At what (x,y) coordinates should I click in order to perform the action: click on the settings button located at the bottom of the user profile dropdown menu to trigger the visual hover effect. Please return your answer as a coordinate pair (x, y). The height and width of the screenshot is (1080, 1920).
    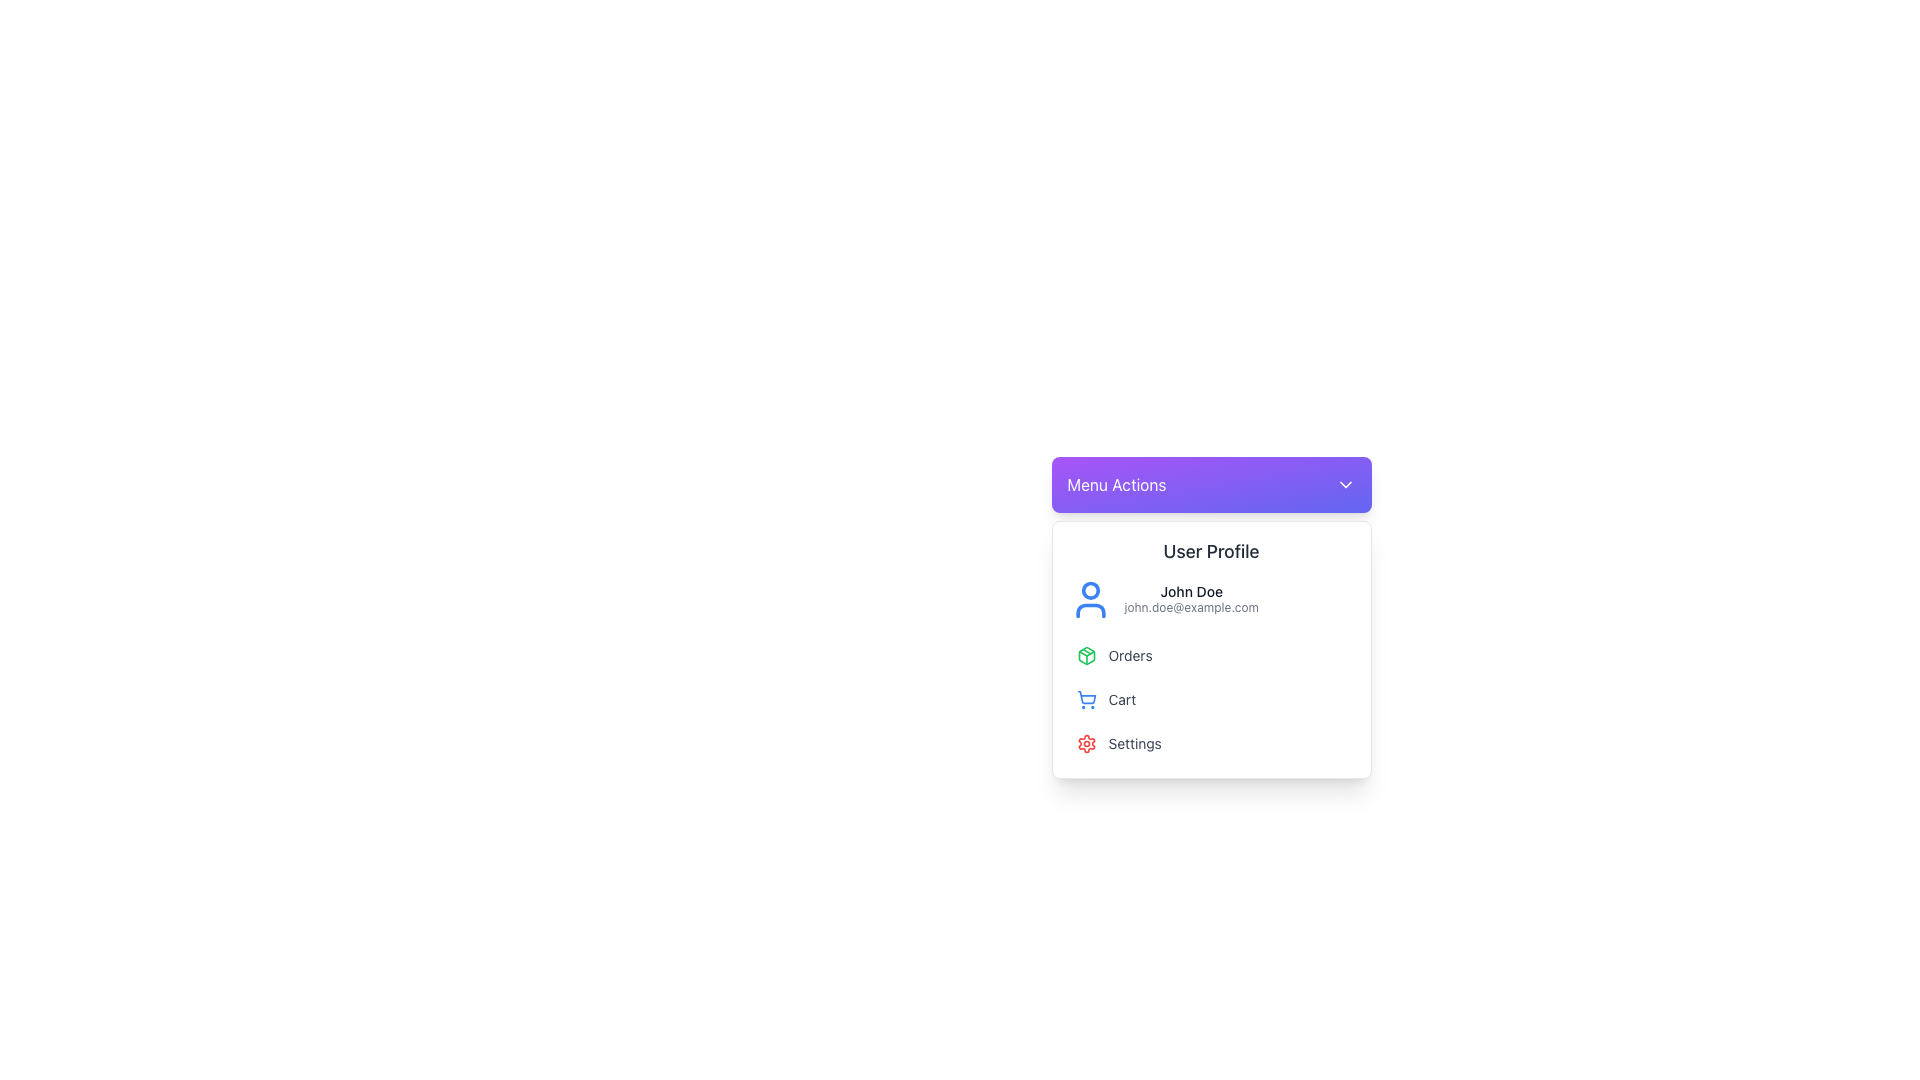
    Looking at the image, I should click on (1210, 744).